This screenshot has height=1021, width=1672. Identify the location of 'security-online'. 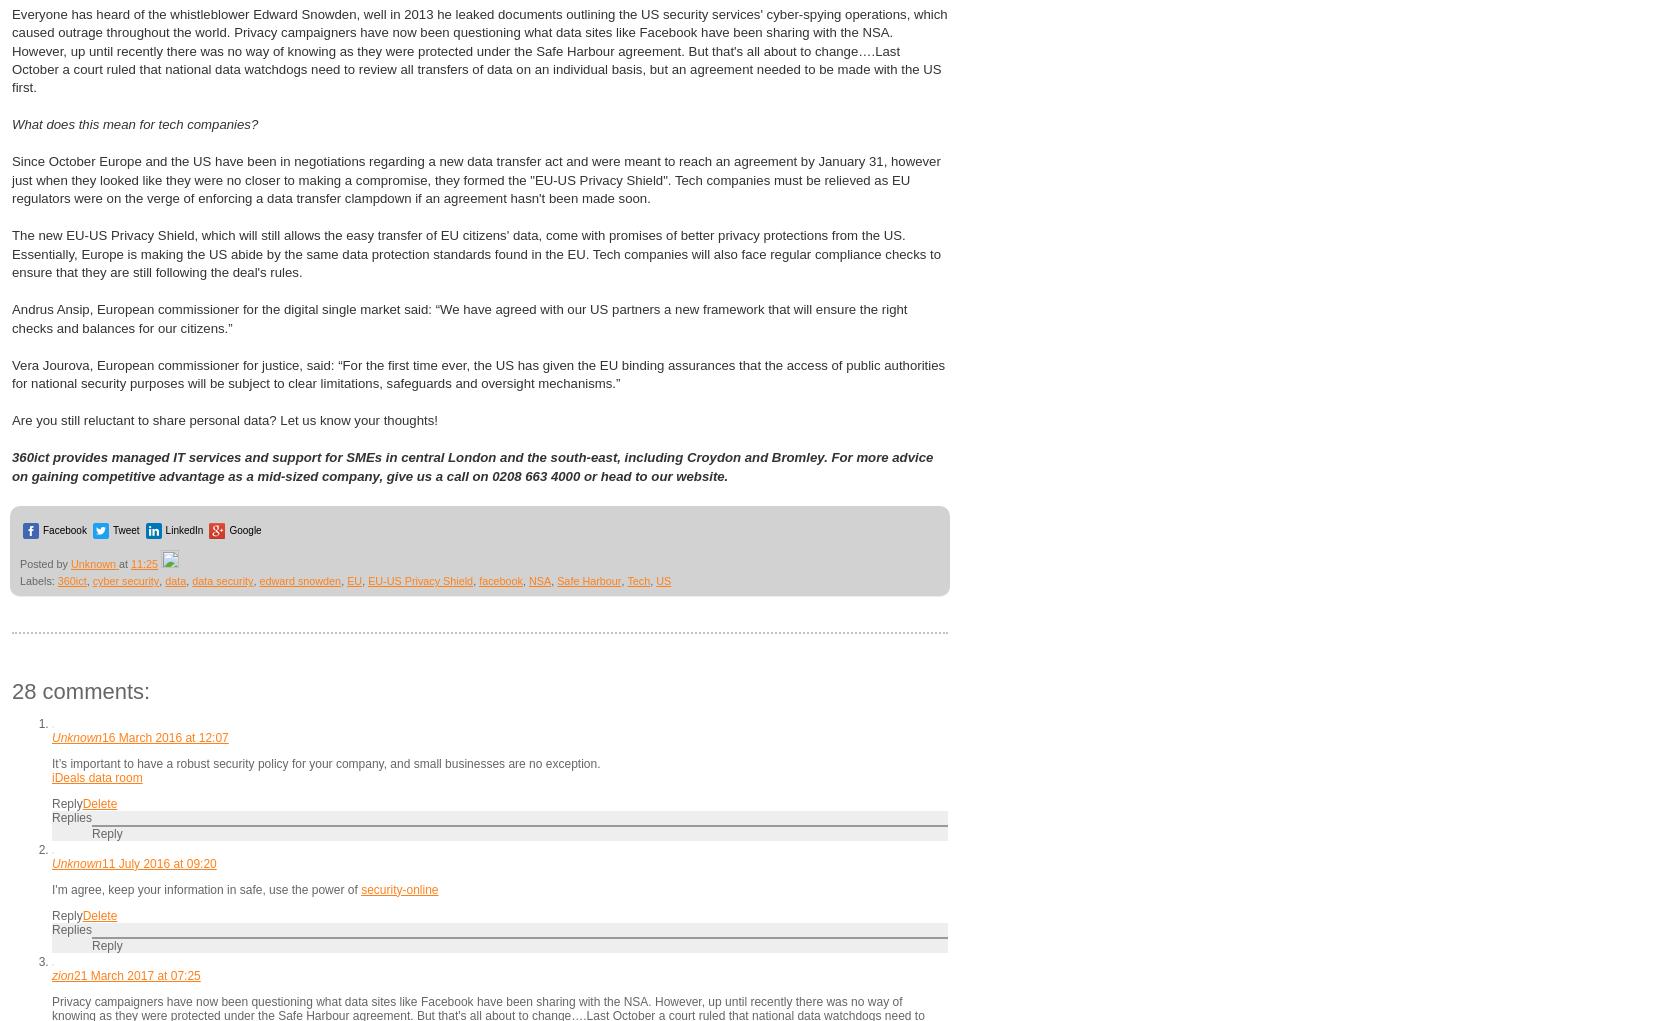
(398, 887).